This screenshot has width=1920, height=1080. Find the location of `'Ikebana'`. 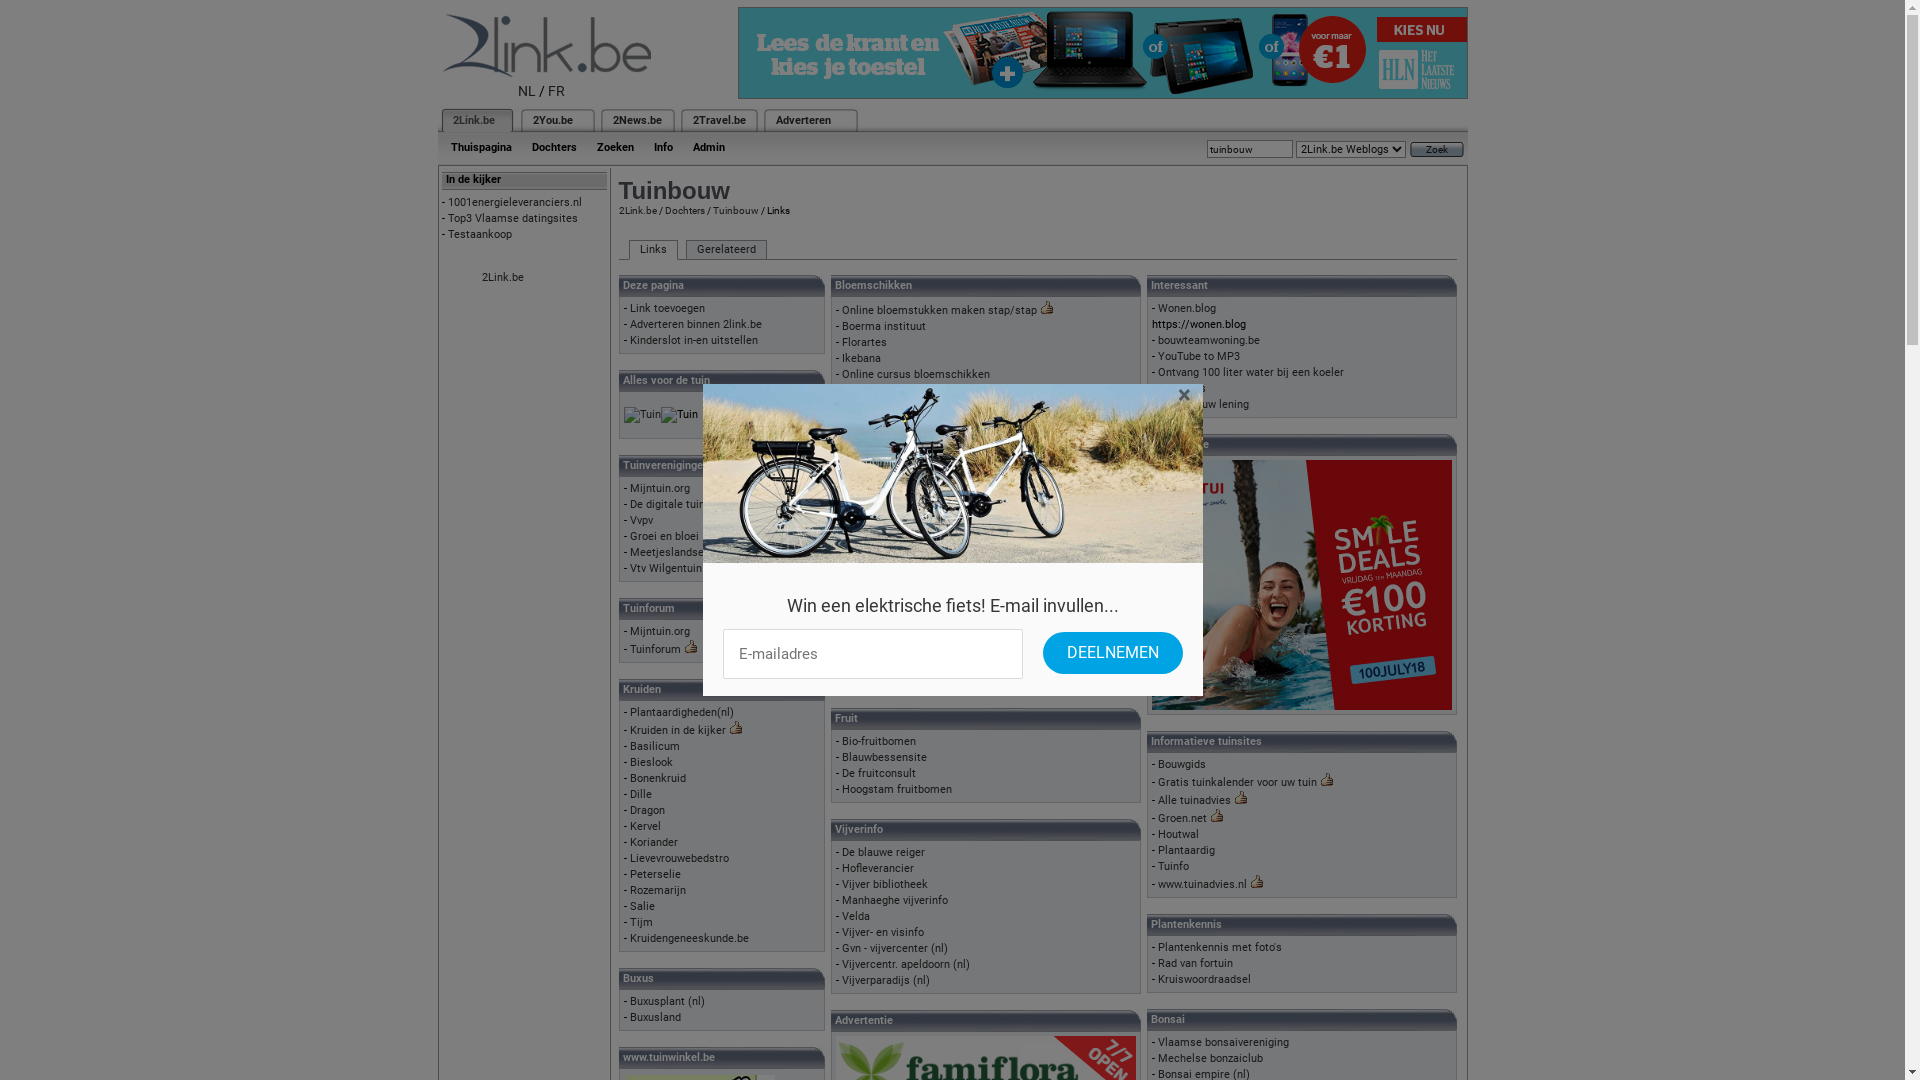

'Ikebana' is located at coordinates (861, 357).